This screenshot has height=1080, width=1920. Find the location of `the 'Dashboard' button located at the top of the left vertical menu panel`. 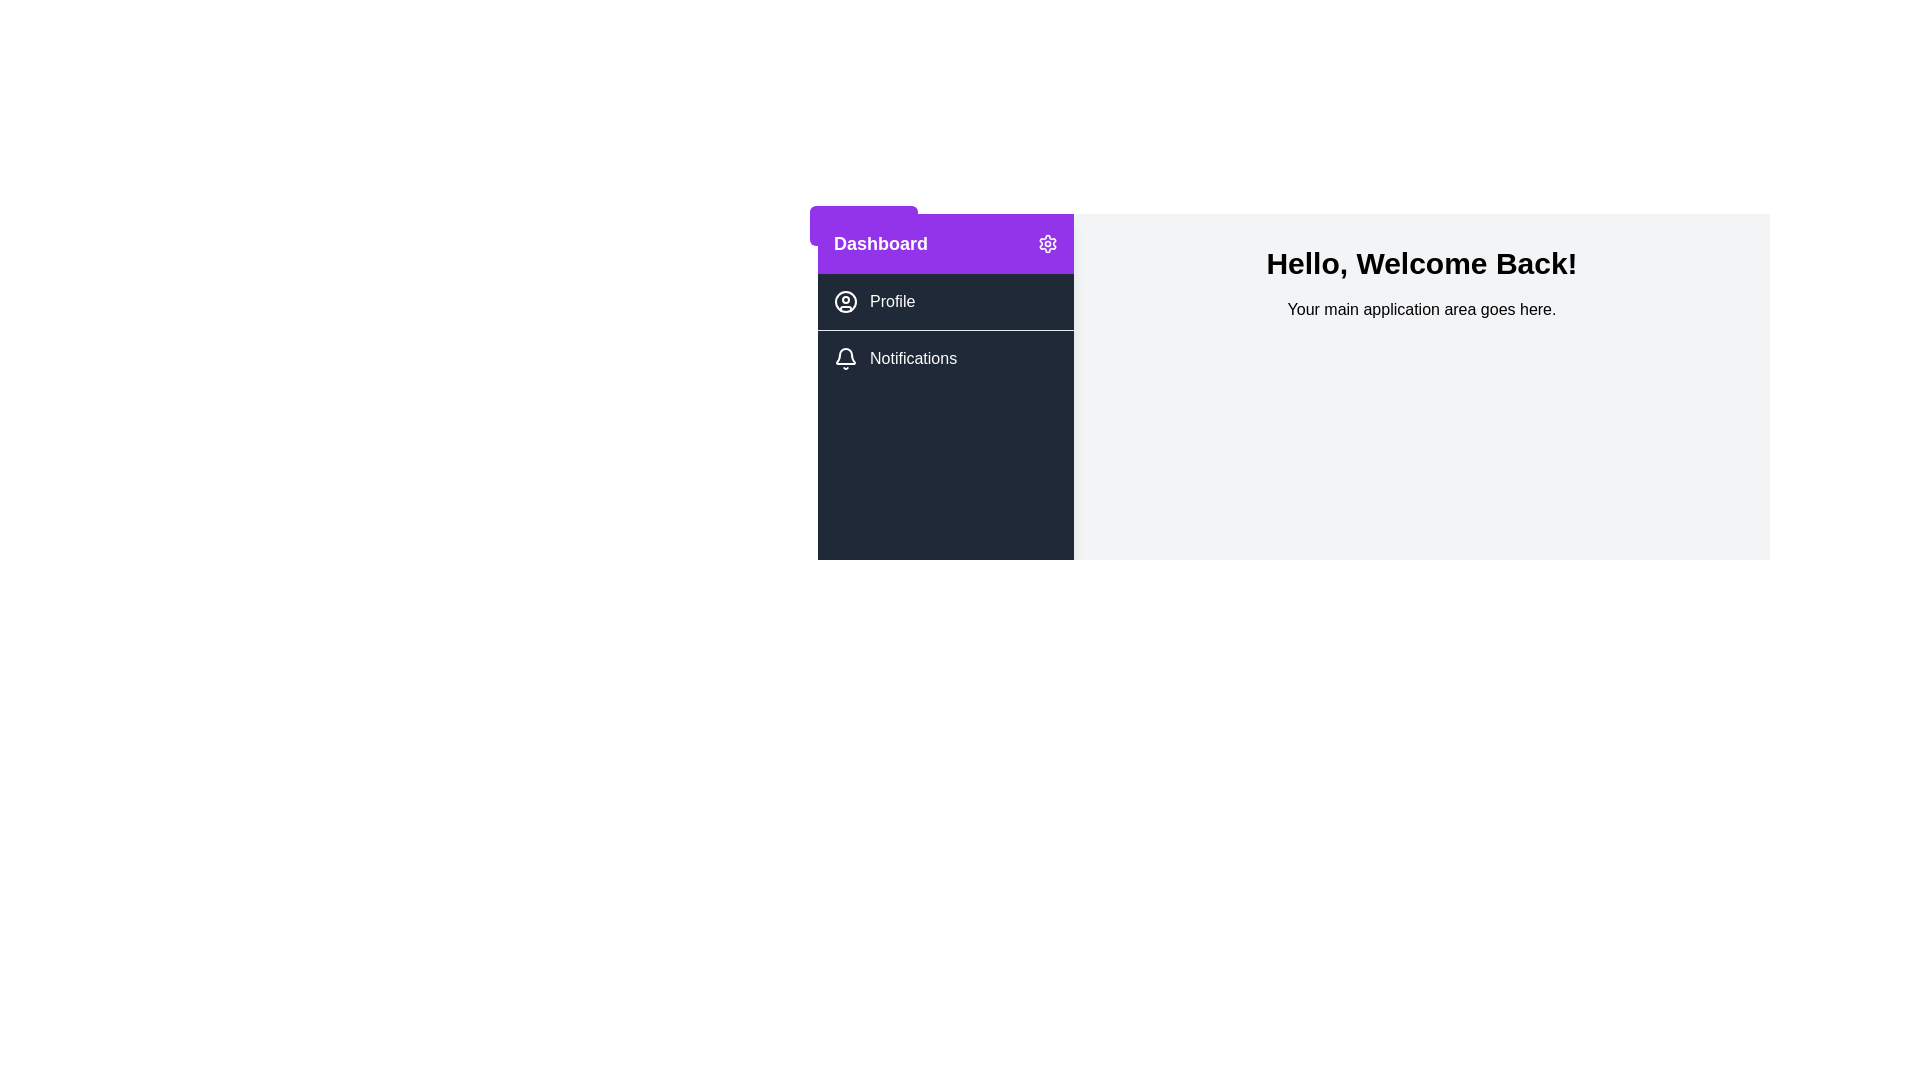

the 'Dashboard' button located at the top of the left vertical menu panel is located at coordinates (944, 242).